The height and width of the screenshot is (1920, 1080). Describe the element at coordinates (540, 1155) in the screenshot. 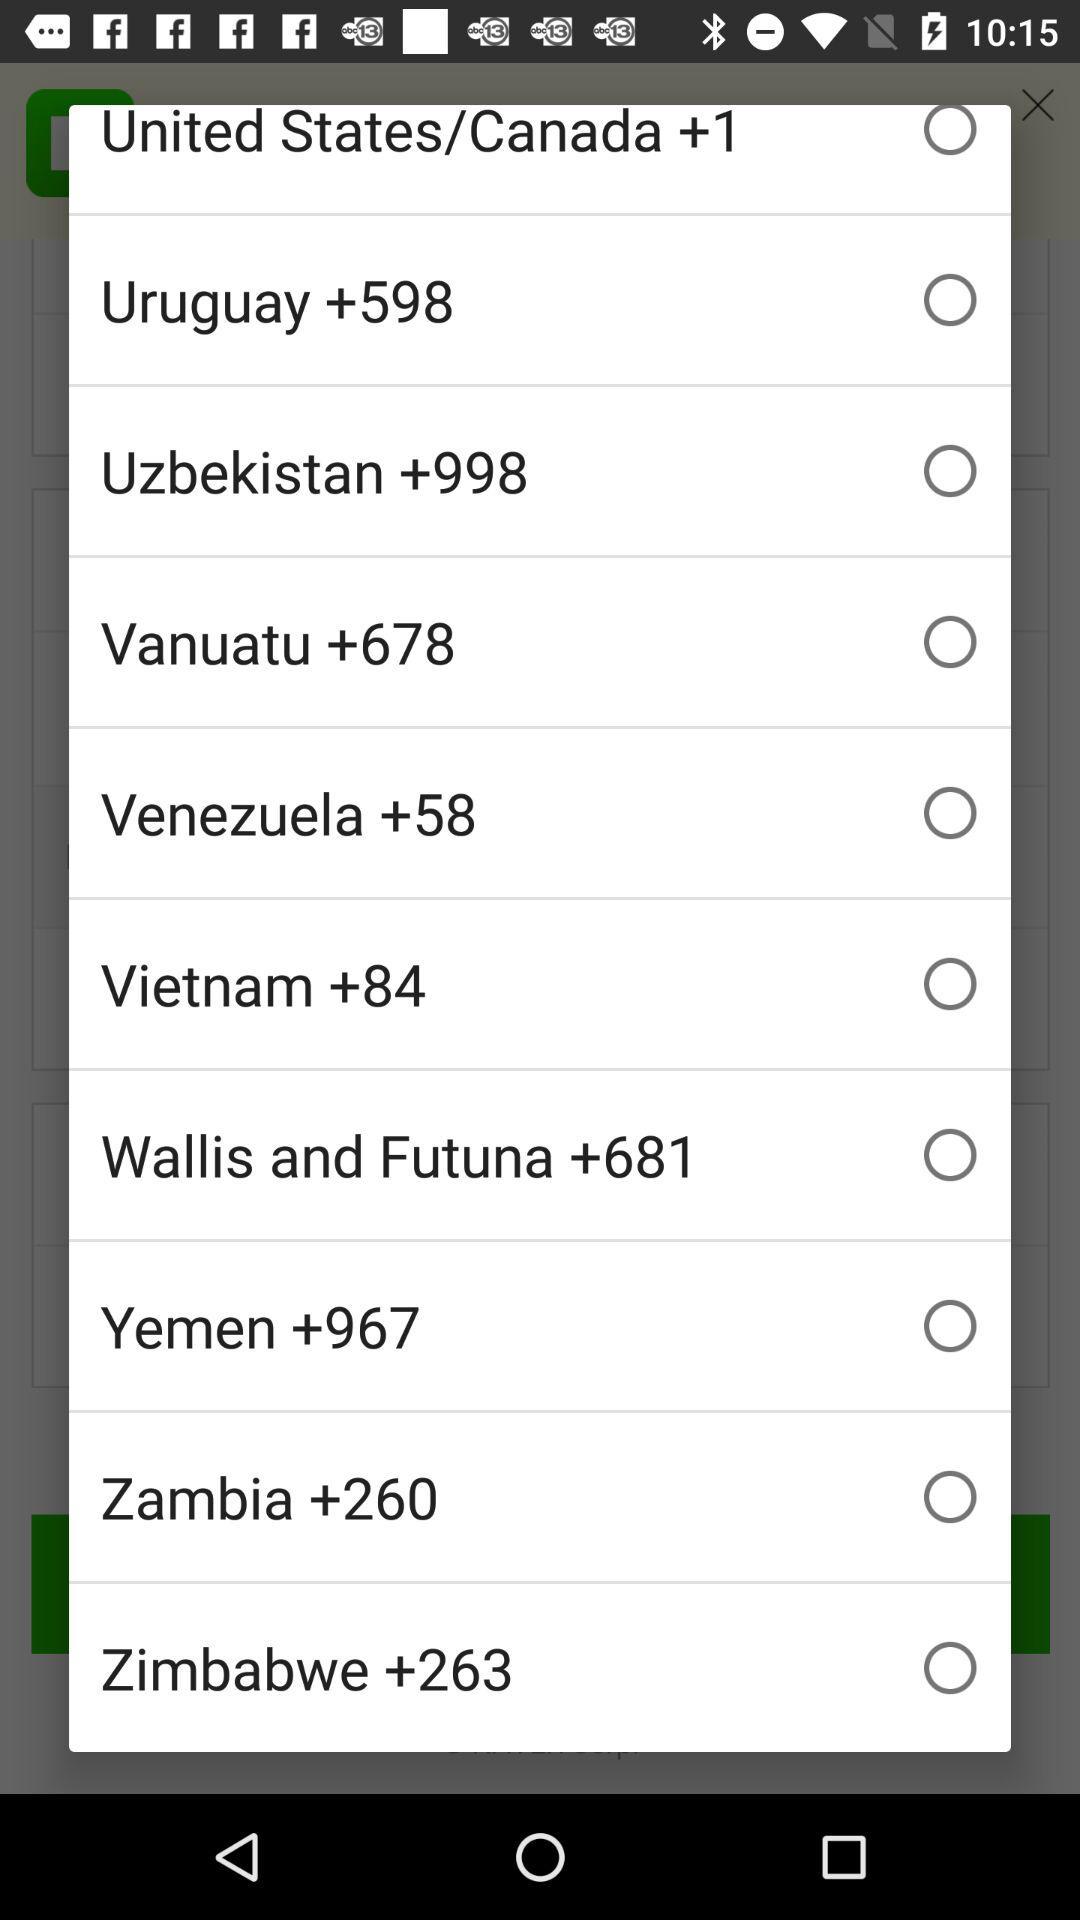

I see `the wallis and futuna` at that location.